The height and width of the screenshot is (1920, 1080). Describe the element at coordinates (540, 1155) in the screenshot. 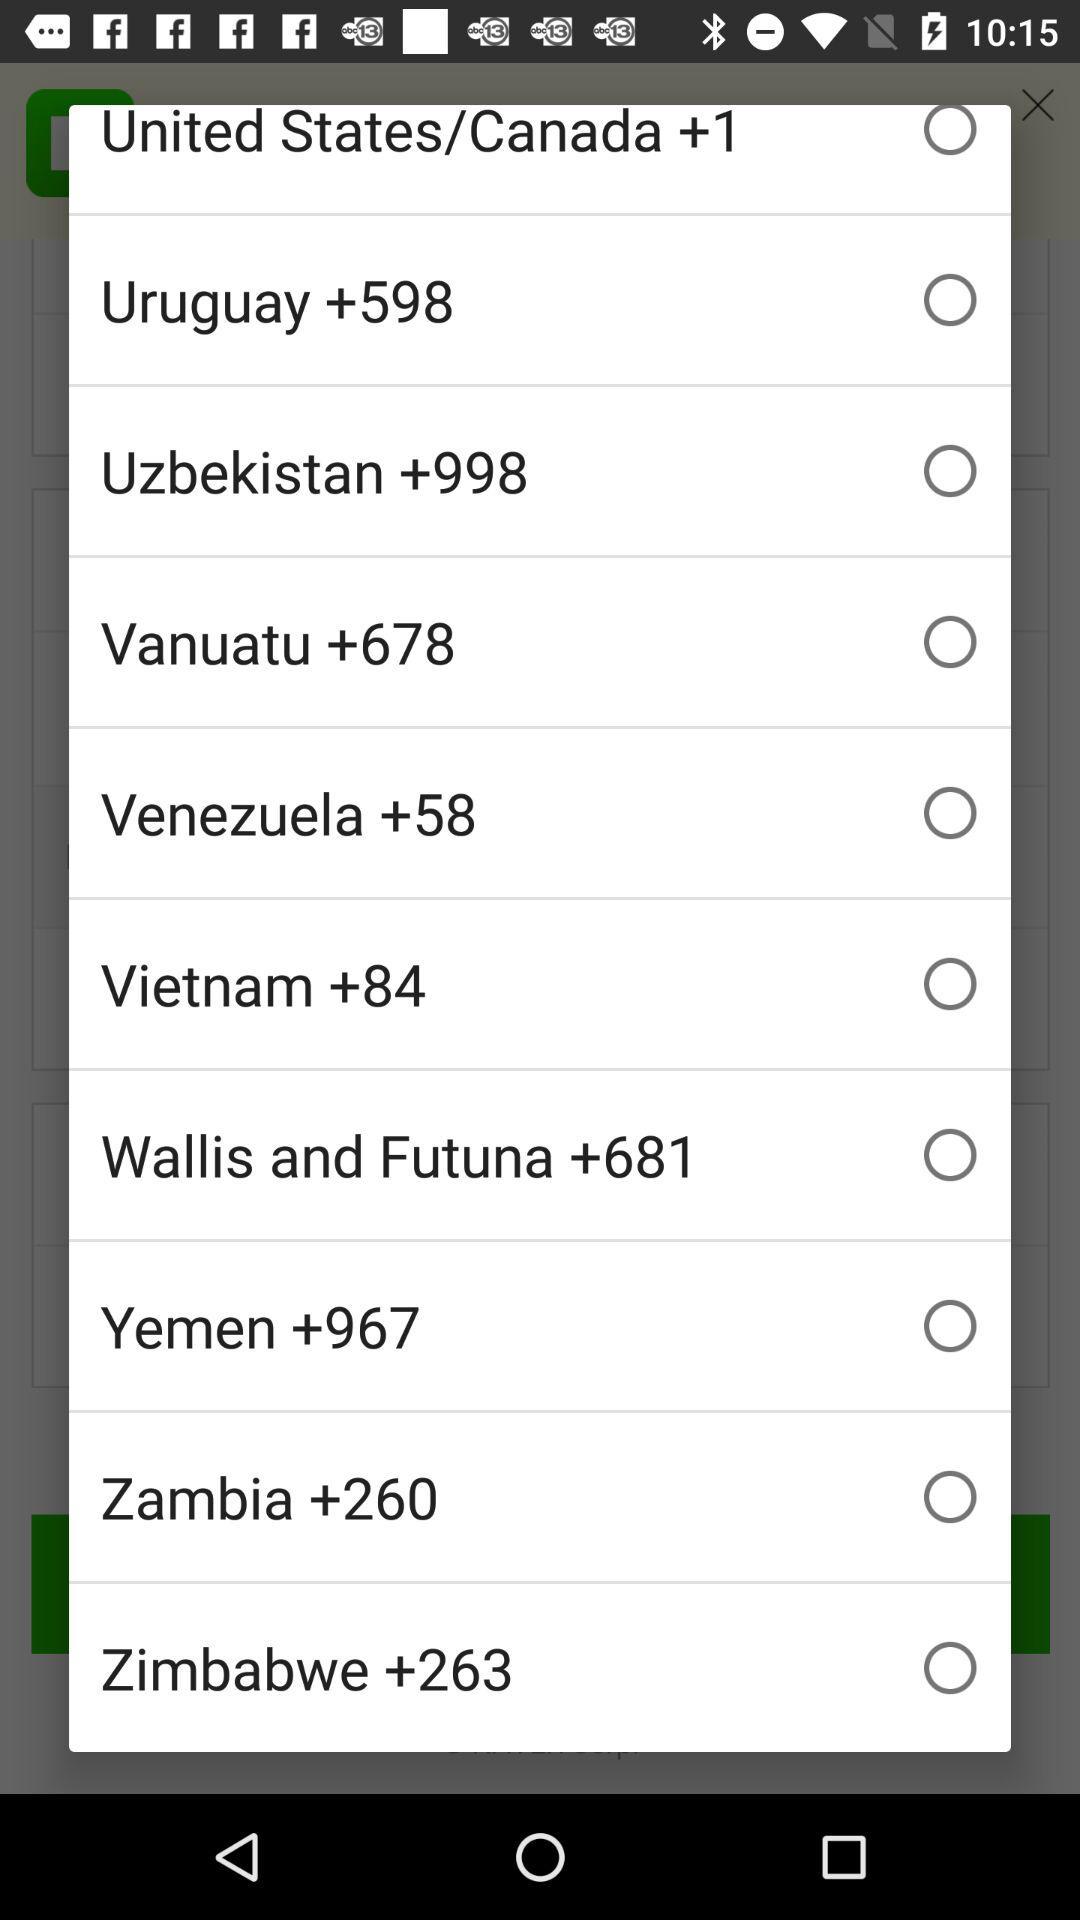

I see `the wallis and futuna` at that location.